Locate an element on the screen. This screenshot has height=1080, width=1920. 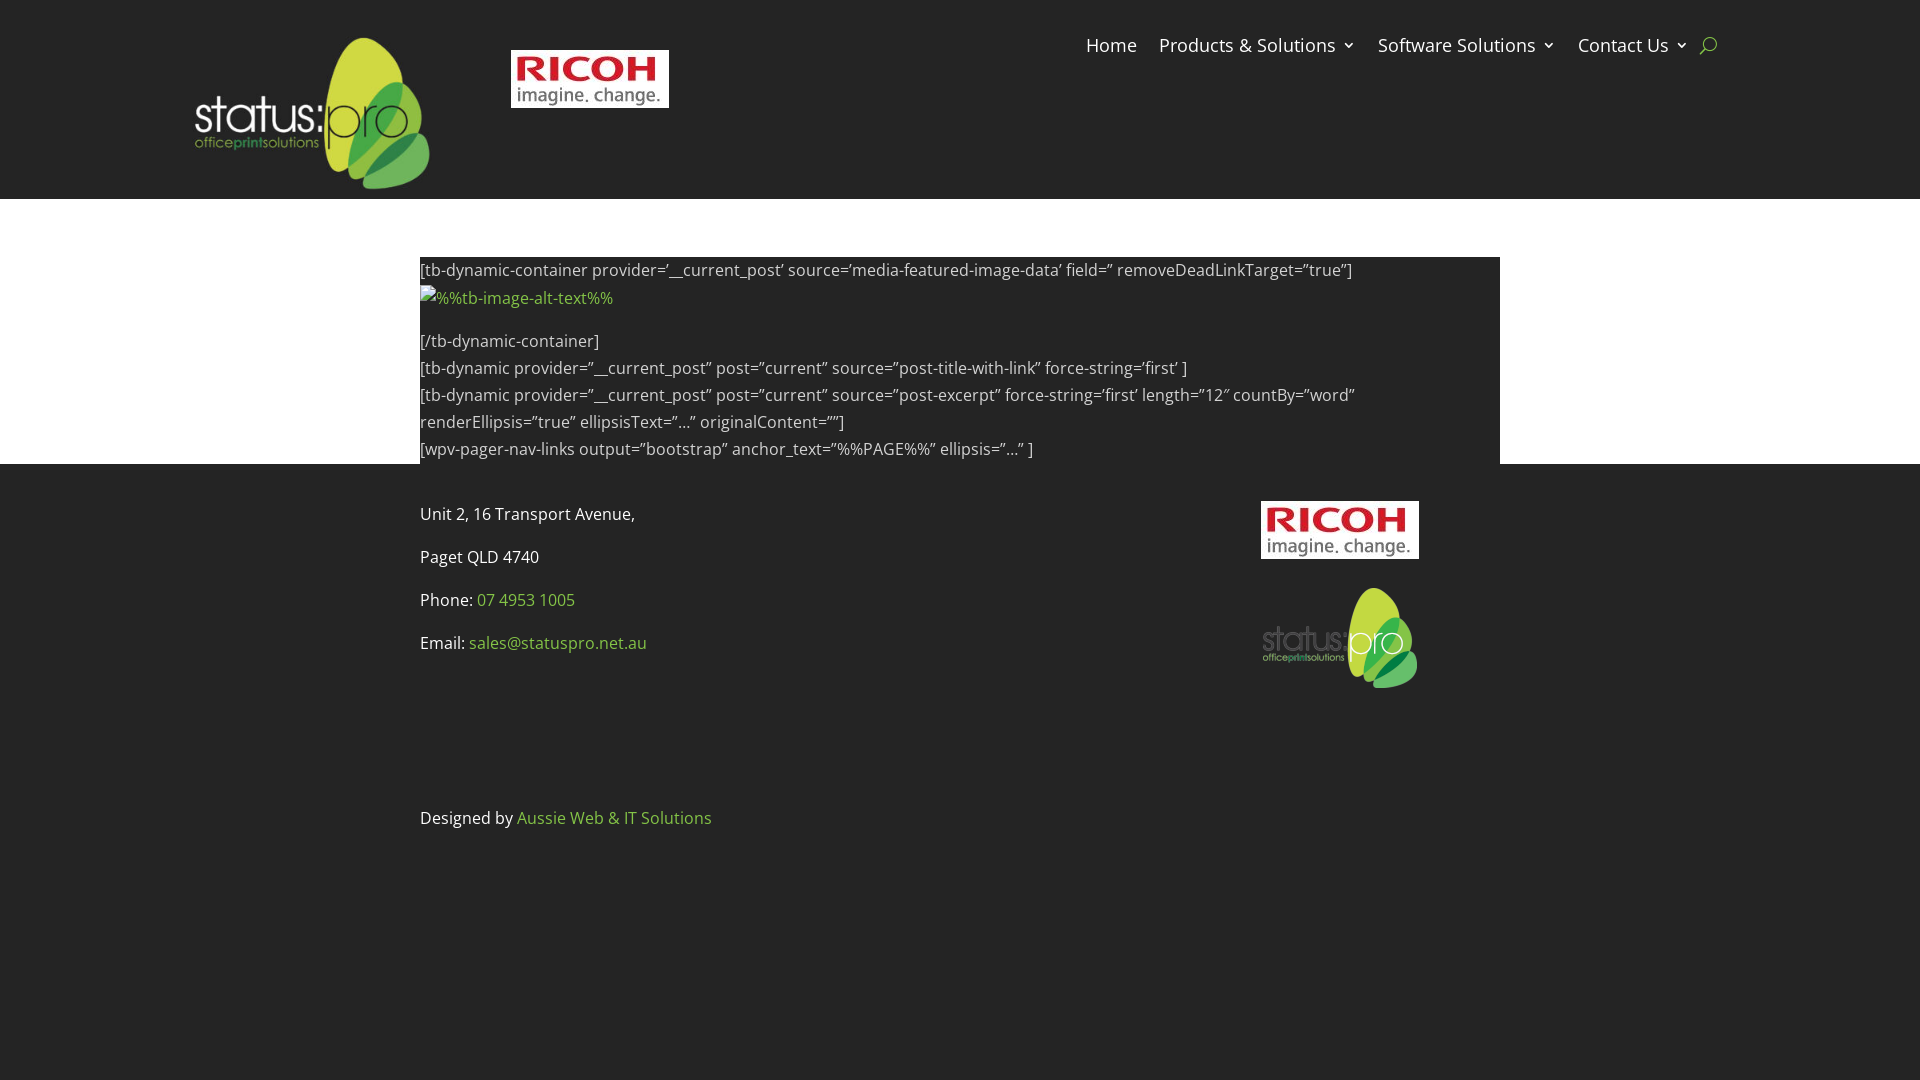
'Software Solutions' is located at coordinates (1467, 48).